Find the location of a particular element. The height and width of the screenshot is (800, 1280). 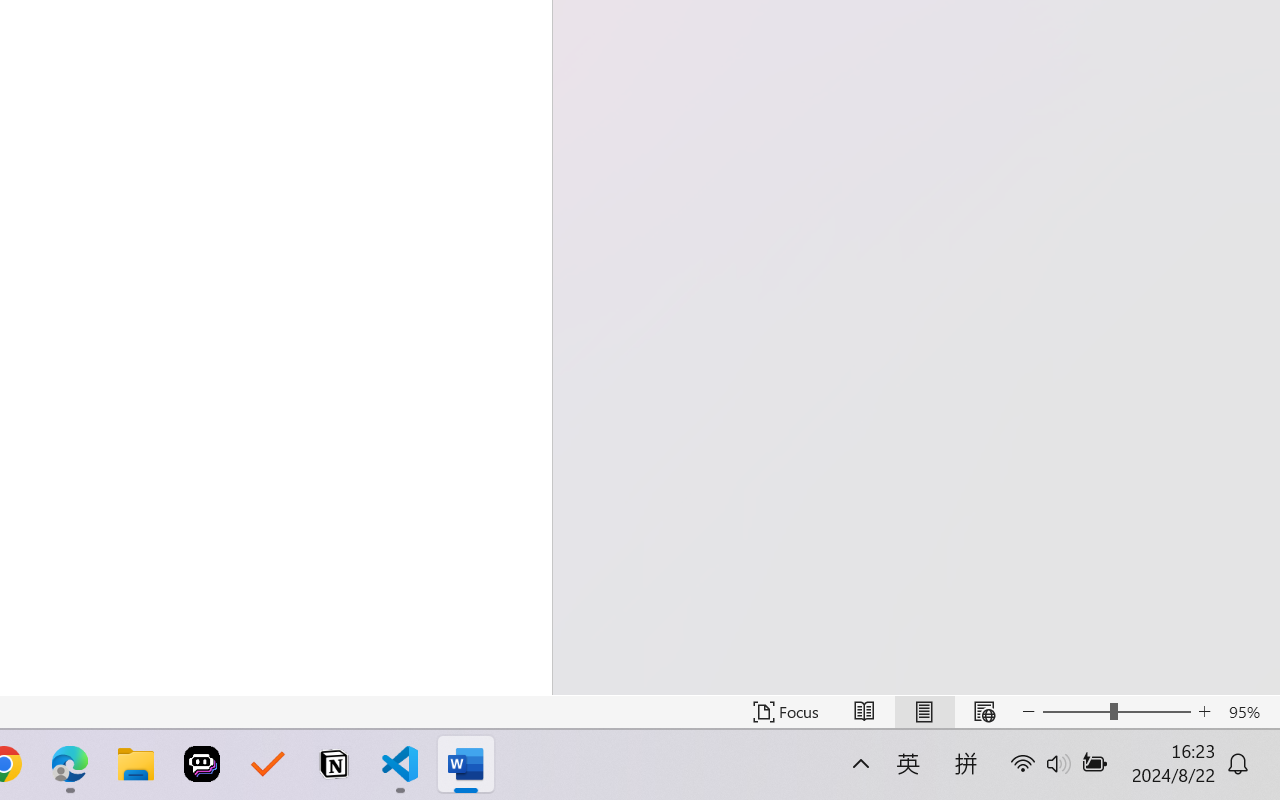

'Poe' is located at coordinates (202, 764).